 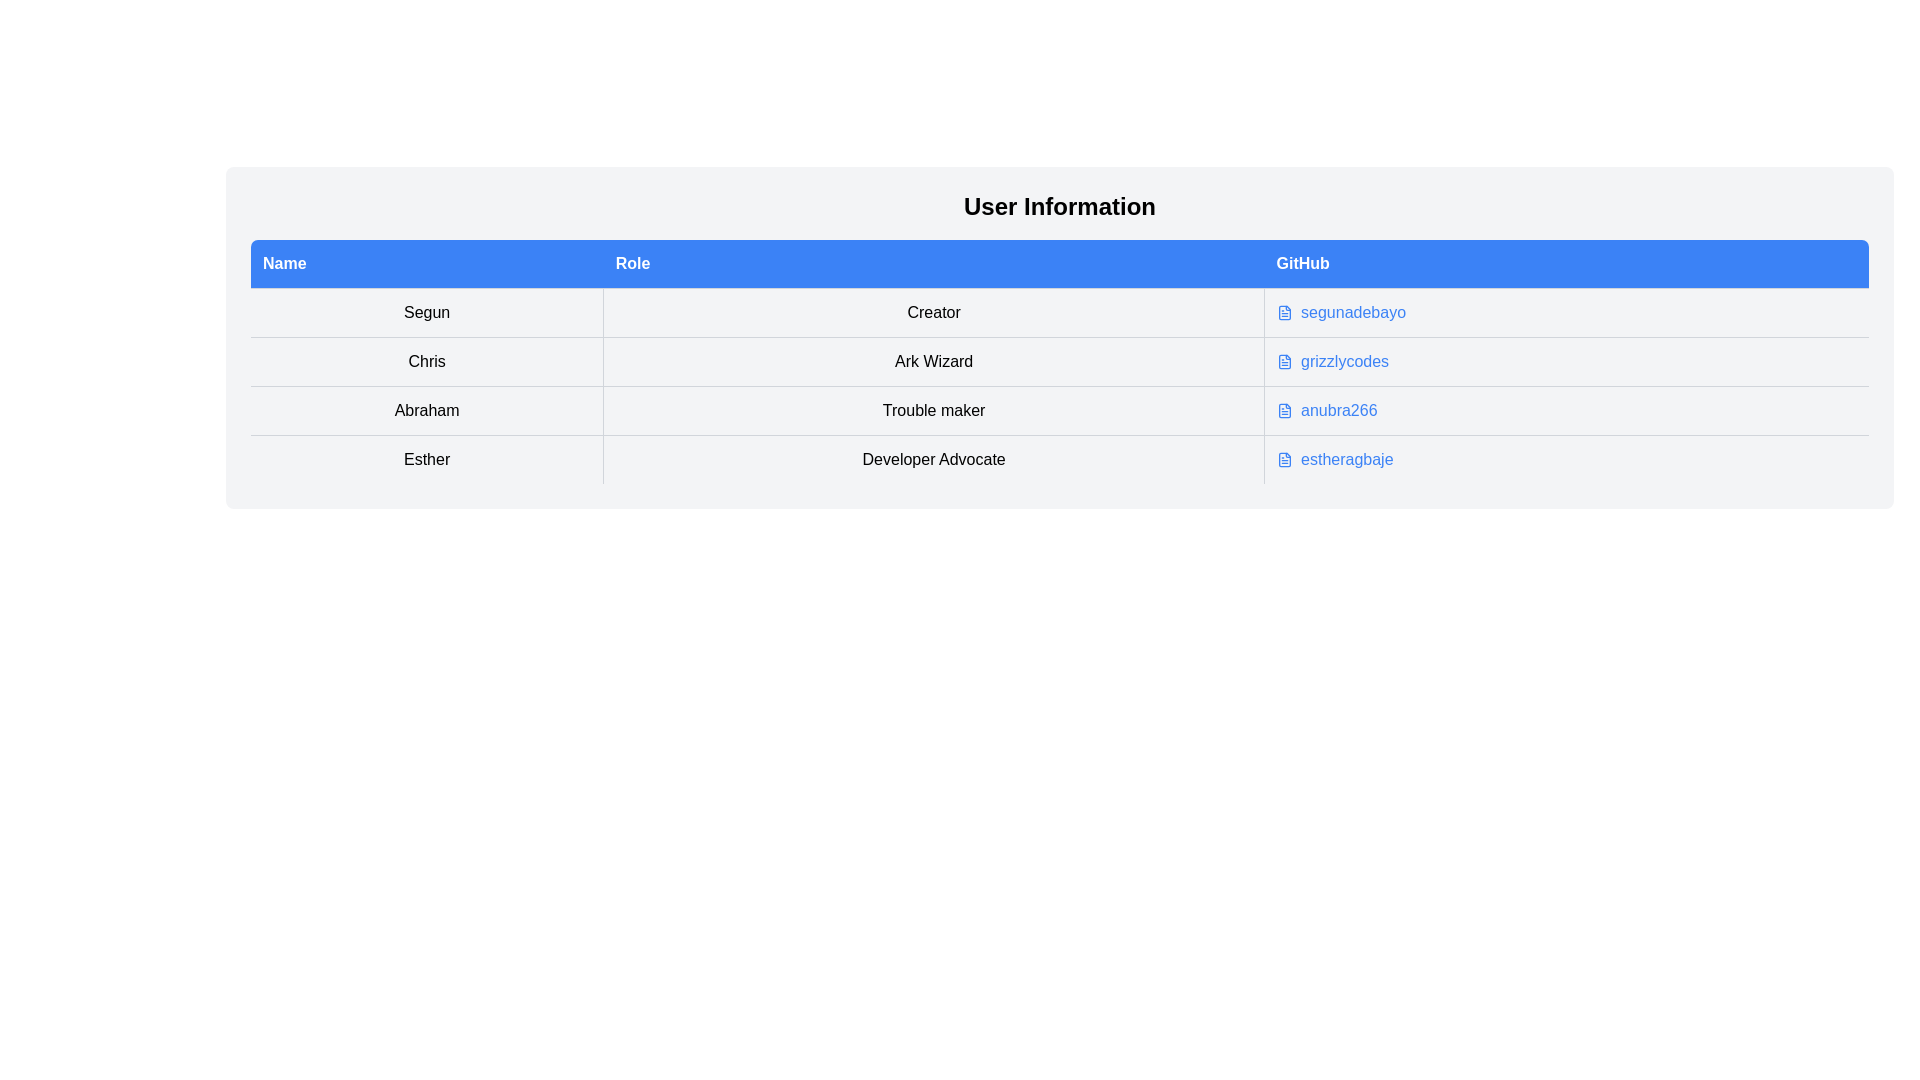 What do you see at coordinates (1566, 362) in the screenshot?
I see `the second hyperlink` at bounding box center [1566, 362].